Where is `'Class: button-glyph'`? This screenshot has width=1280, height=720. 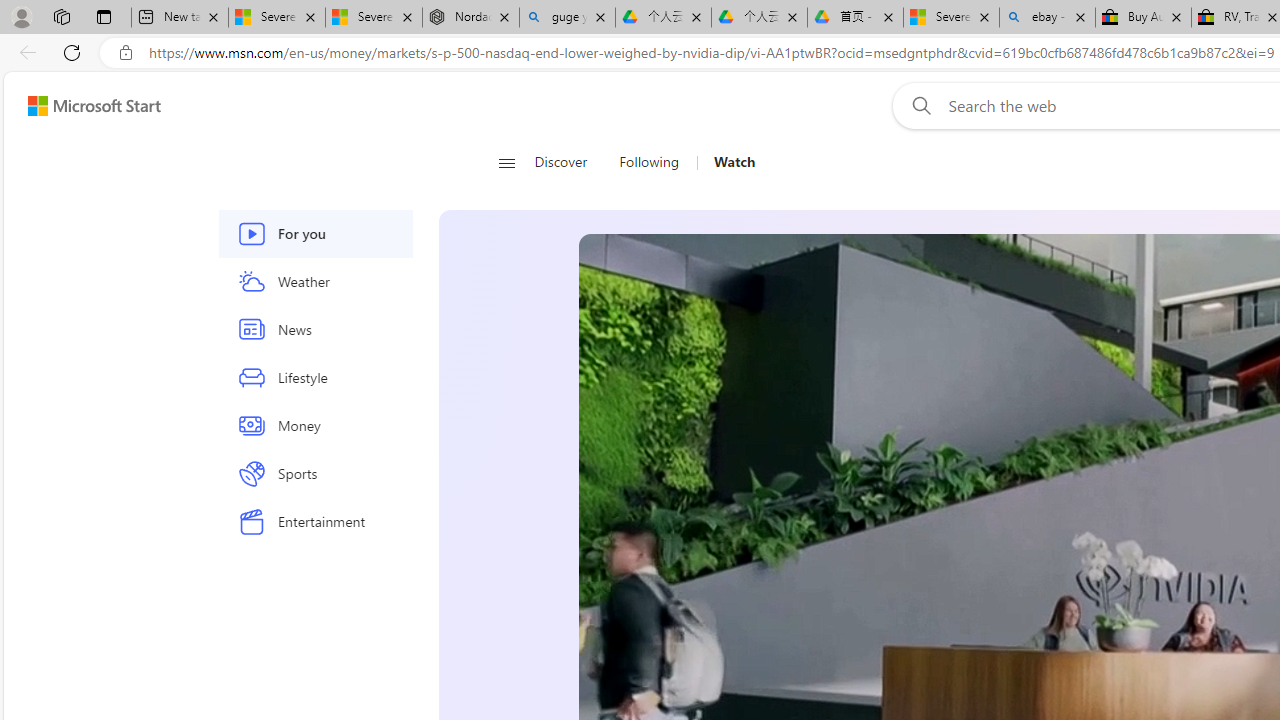 'Class: button-glyph' is located at coordinates (506, 162).